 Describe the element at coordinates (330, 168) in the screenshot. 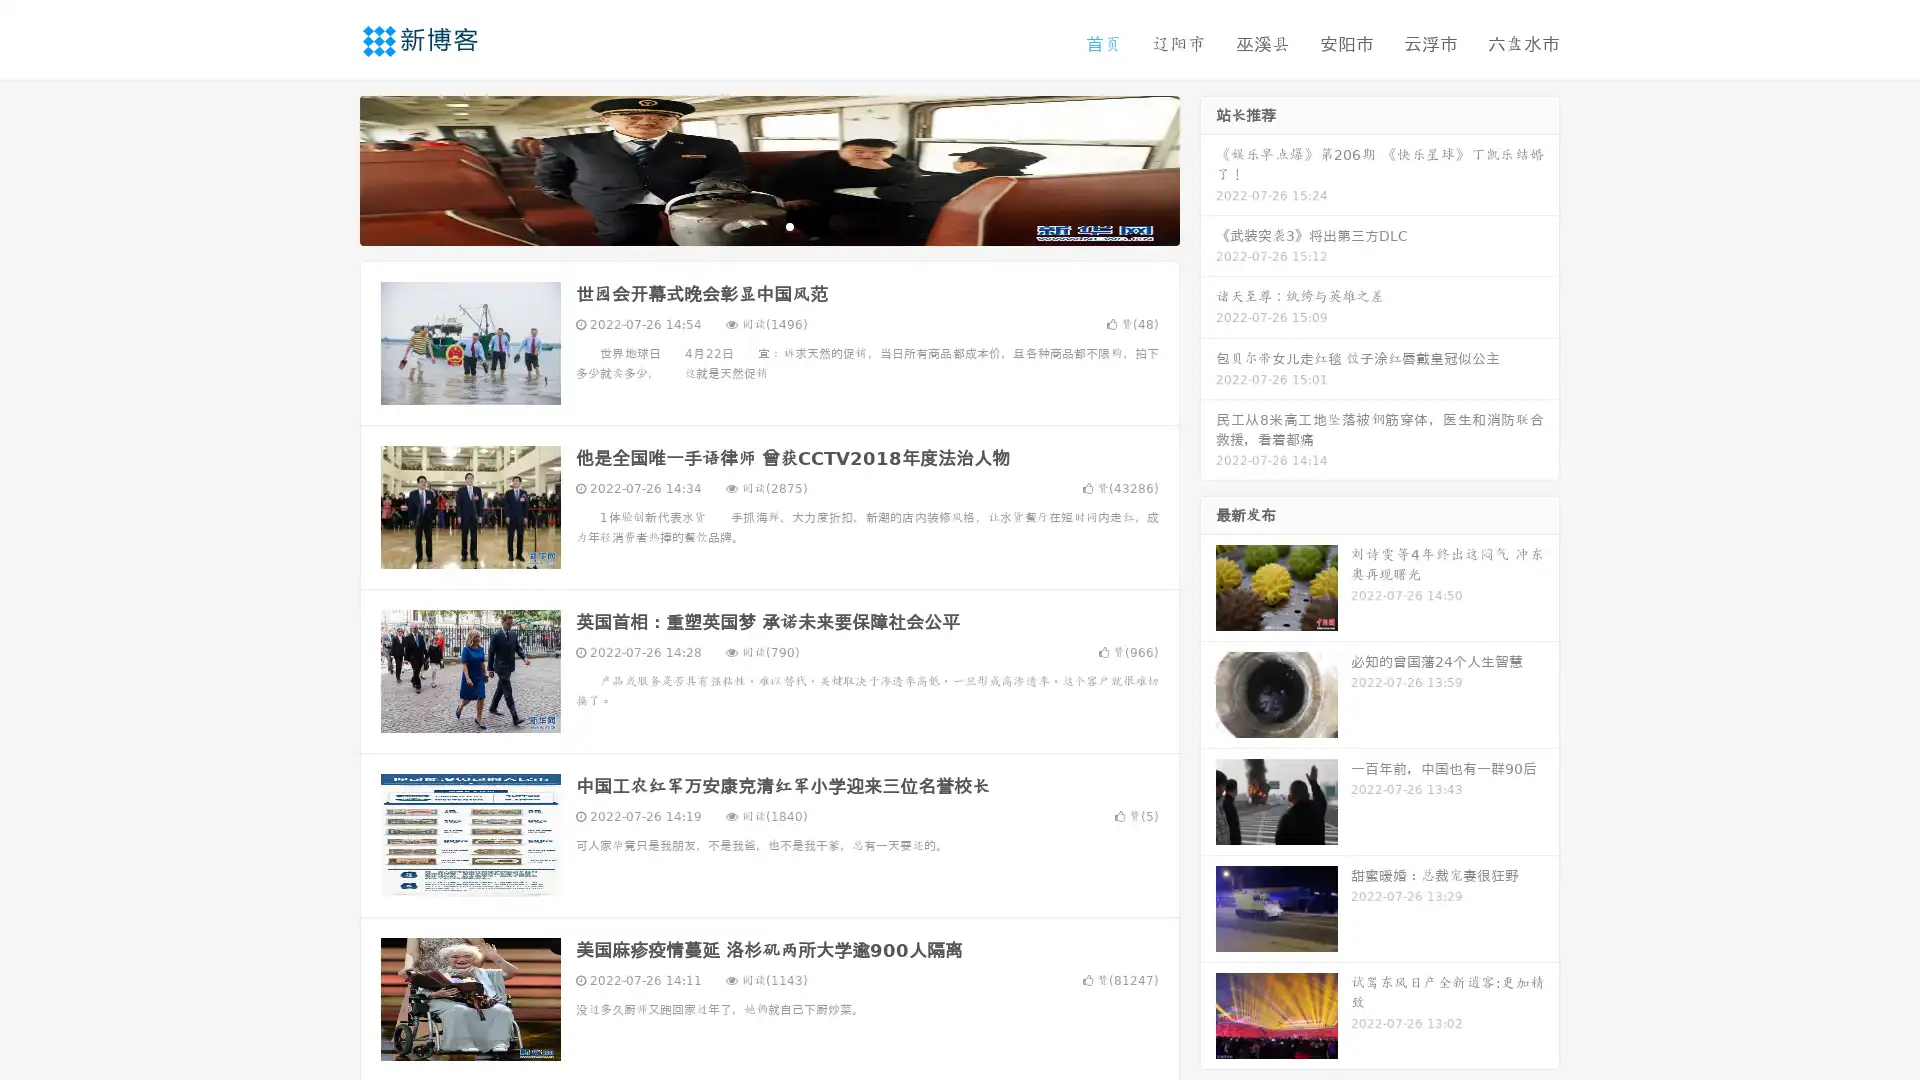

I see `Previous slide` at that location.